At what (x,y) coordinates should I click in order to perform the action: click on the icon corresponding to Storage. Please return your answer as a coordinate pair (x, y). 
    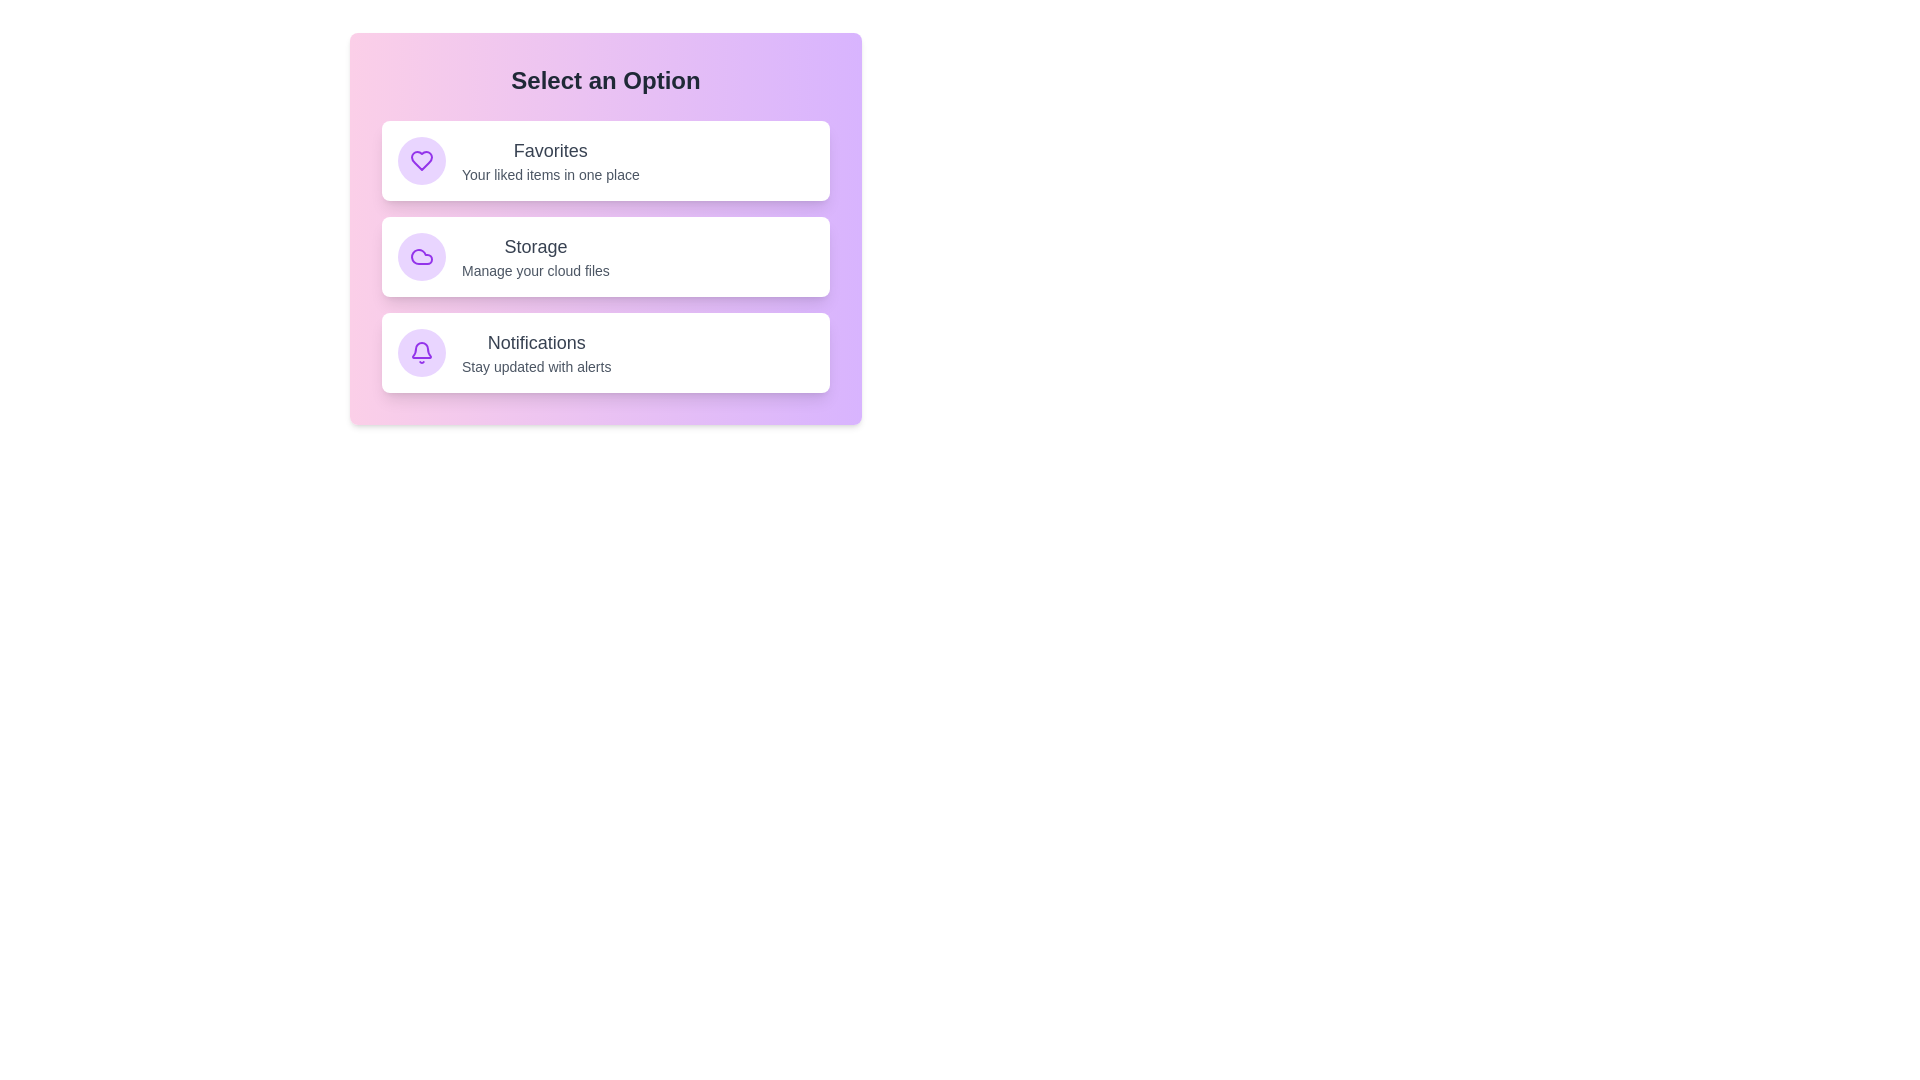
    Looking at the image, I should click on (421, 256).